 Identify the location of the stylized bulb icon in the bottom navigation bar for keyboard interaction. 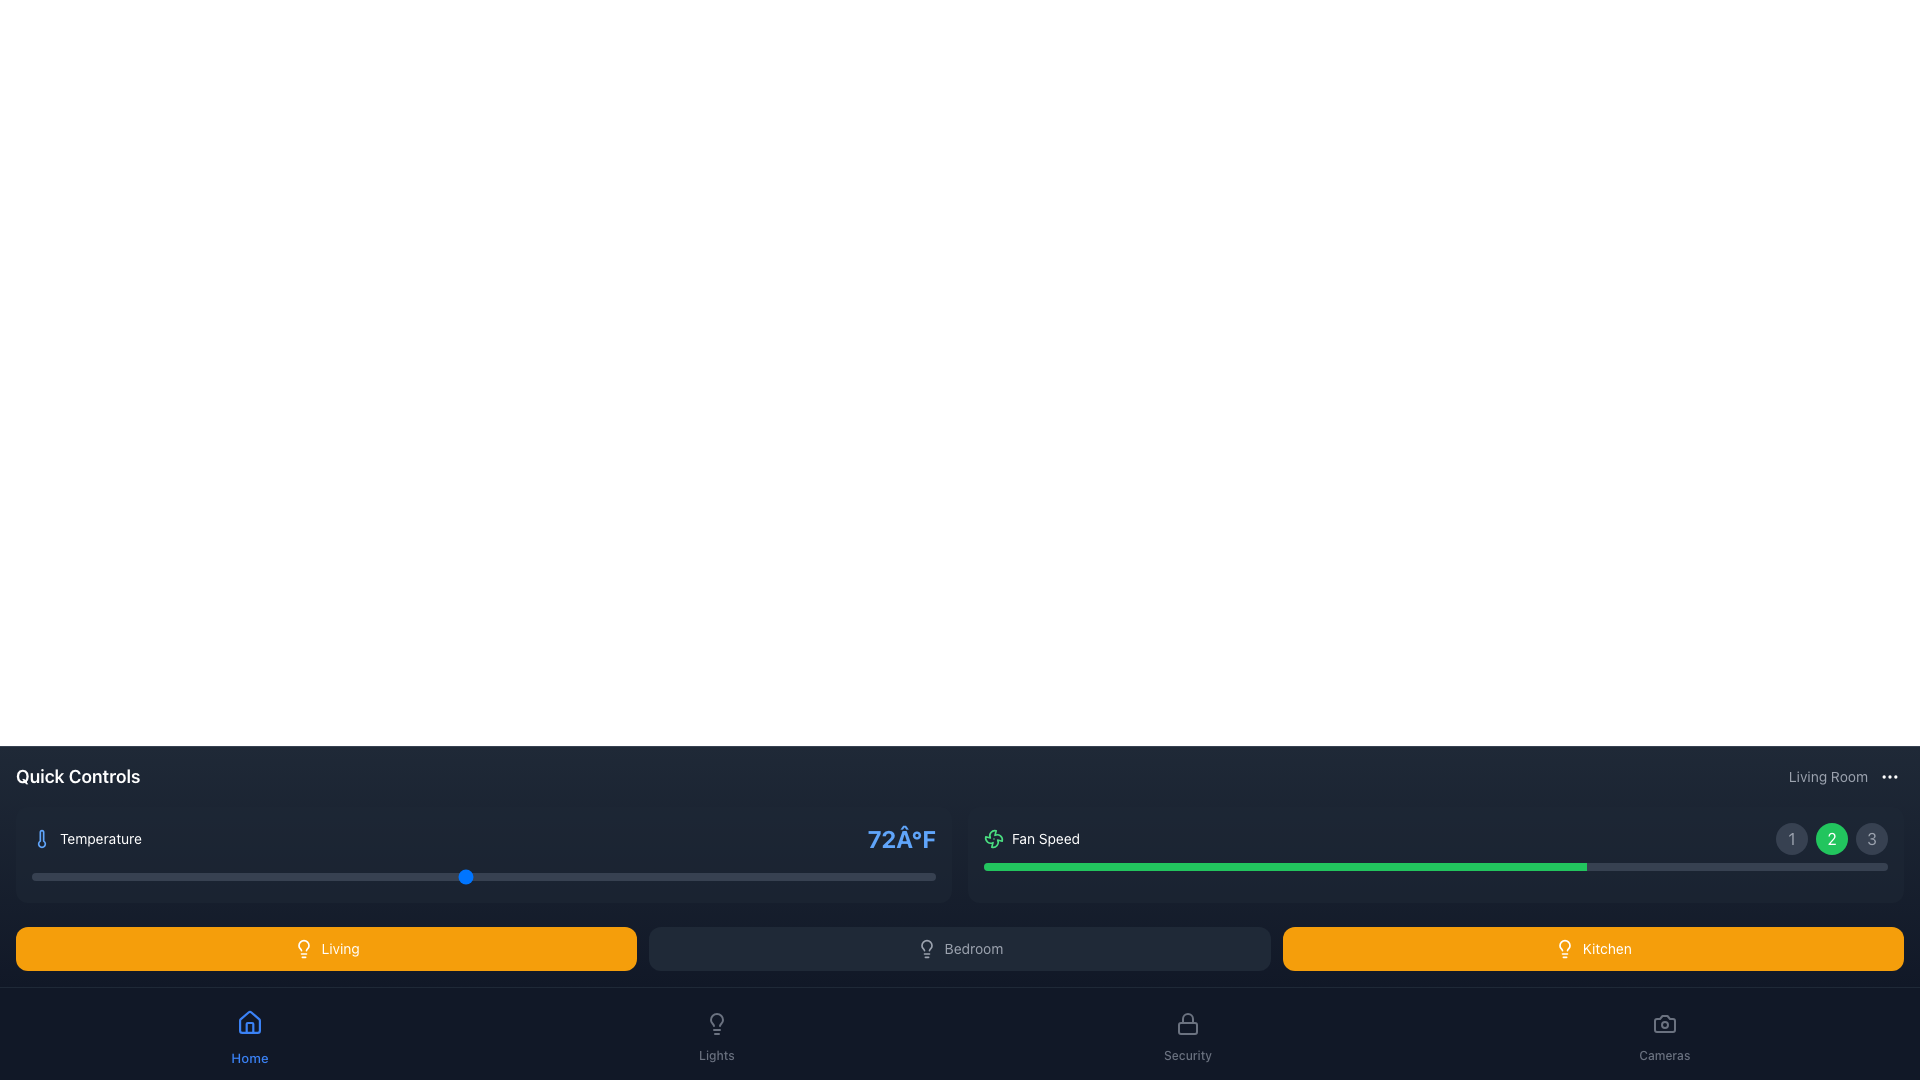
(716, 1019).